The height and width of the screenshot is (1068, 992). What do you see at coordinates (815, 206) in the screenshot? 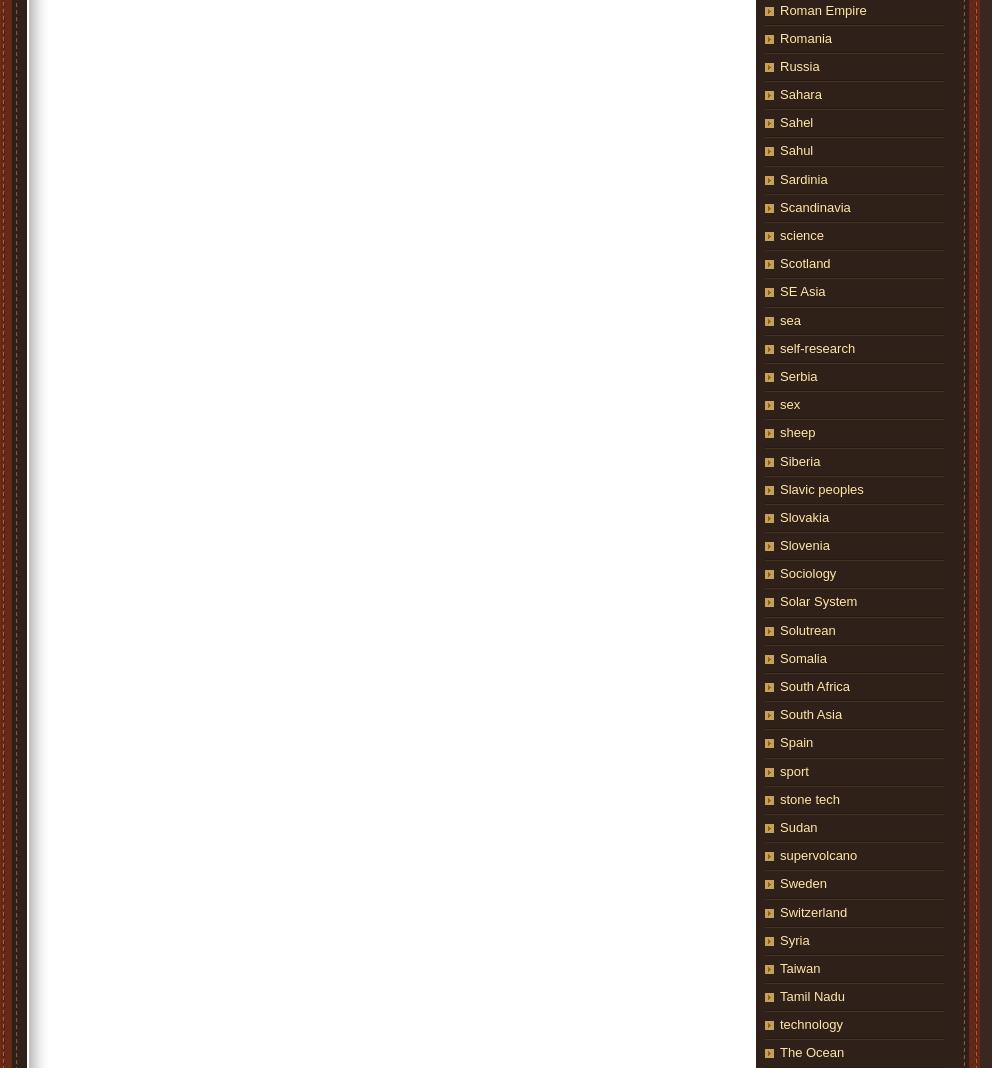
I see `'Scandinavia'` at bounding box center [815, 206].